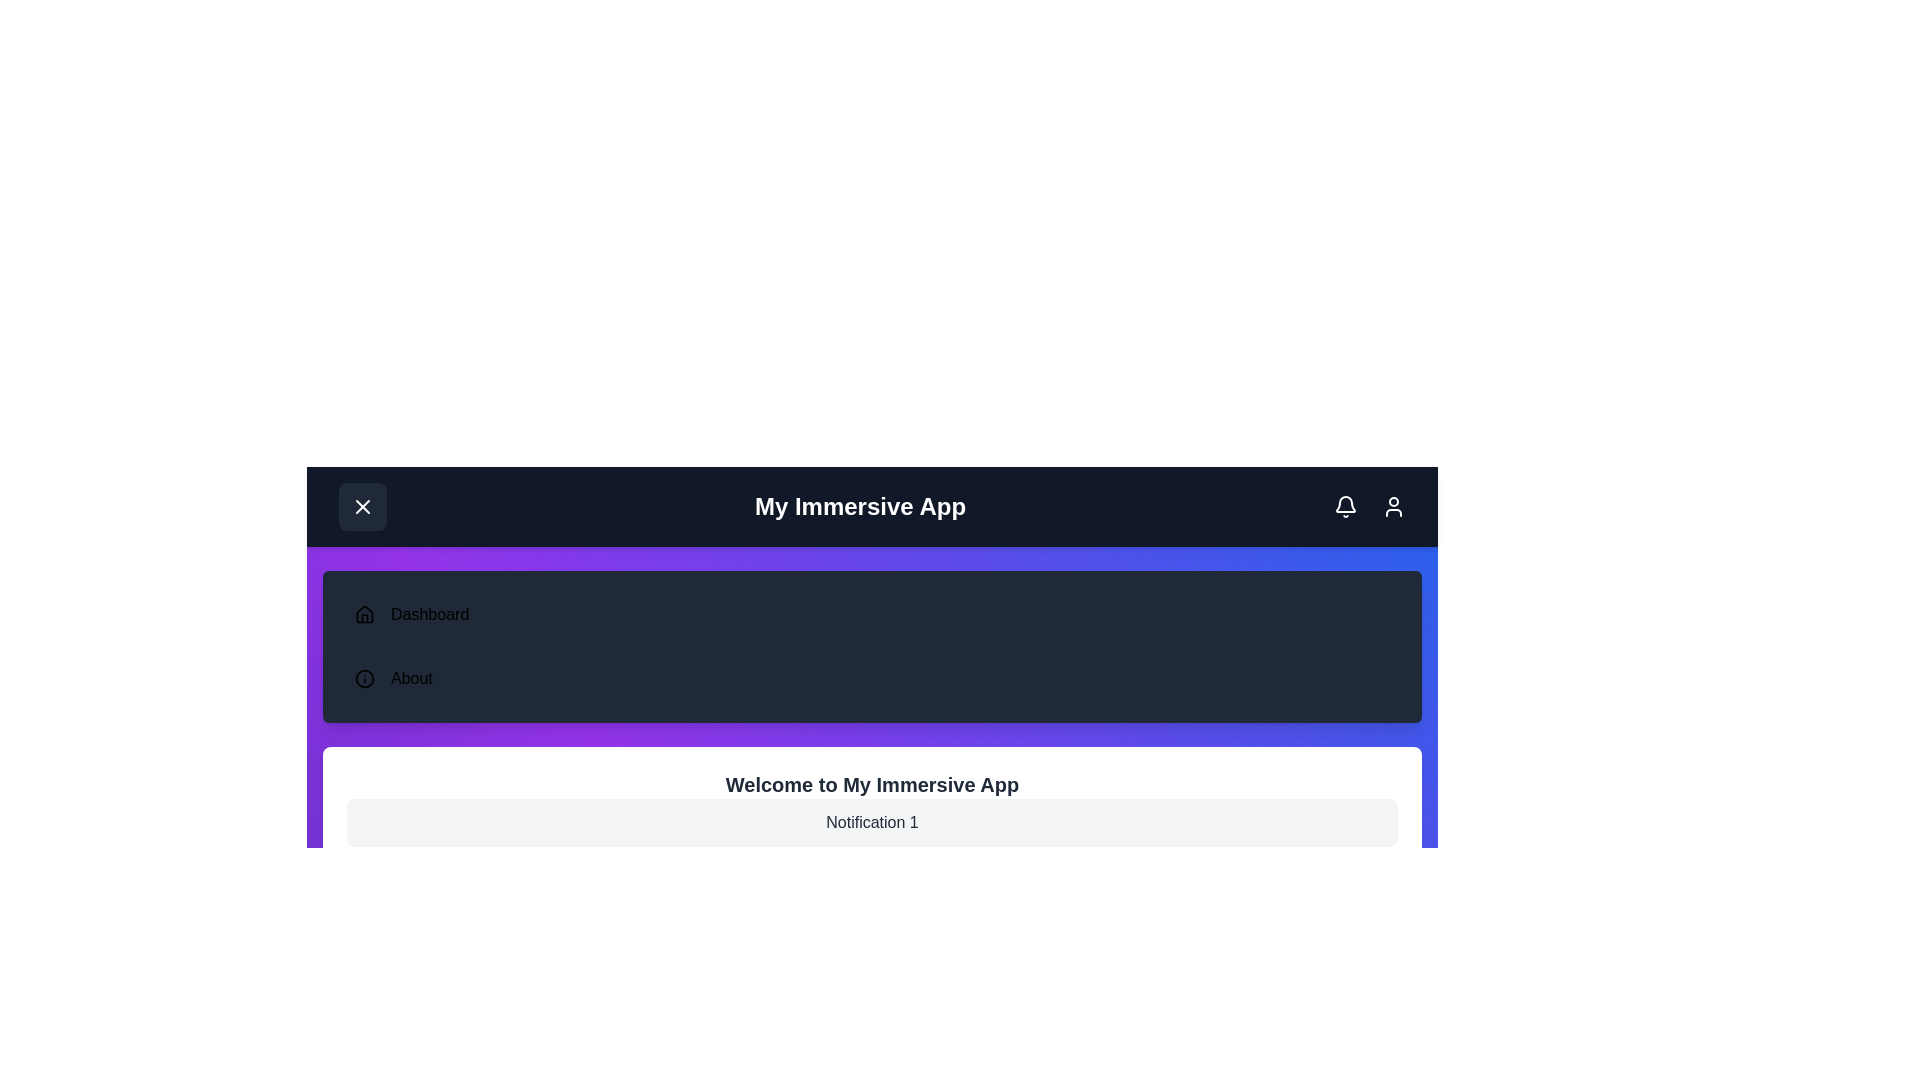  What do you see at coordinates (410, 677) in the screenshot?
I see `the 'About' menu item to navigate to the 'About' section` at bounding box center [410, 677].